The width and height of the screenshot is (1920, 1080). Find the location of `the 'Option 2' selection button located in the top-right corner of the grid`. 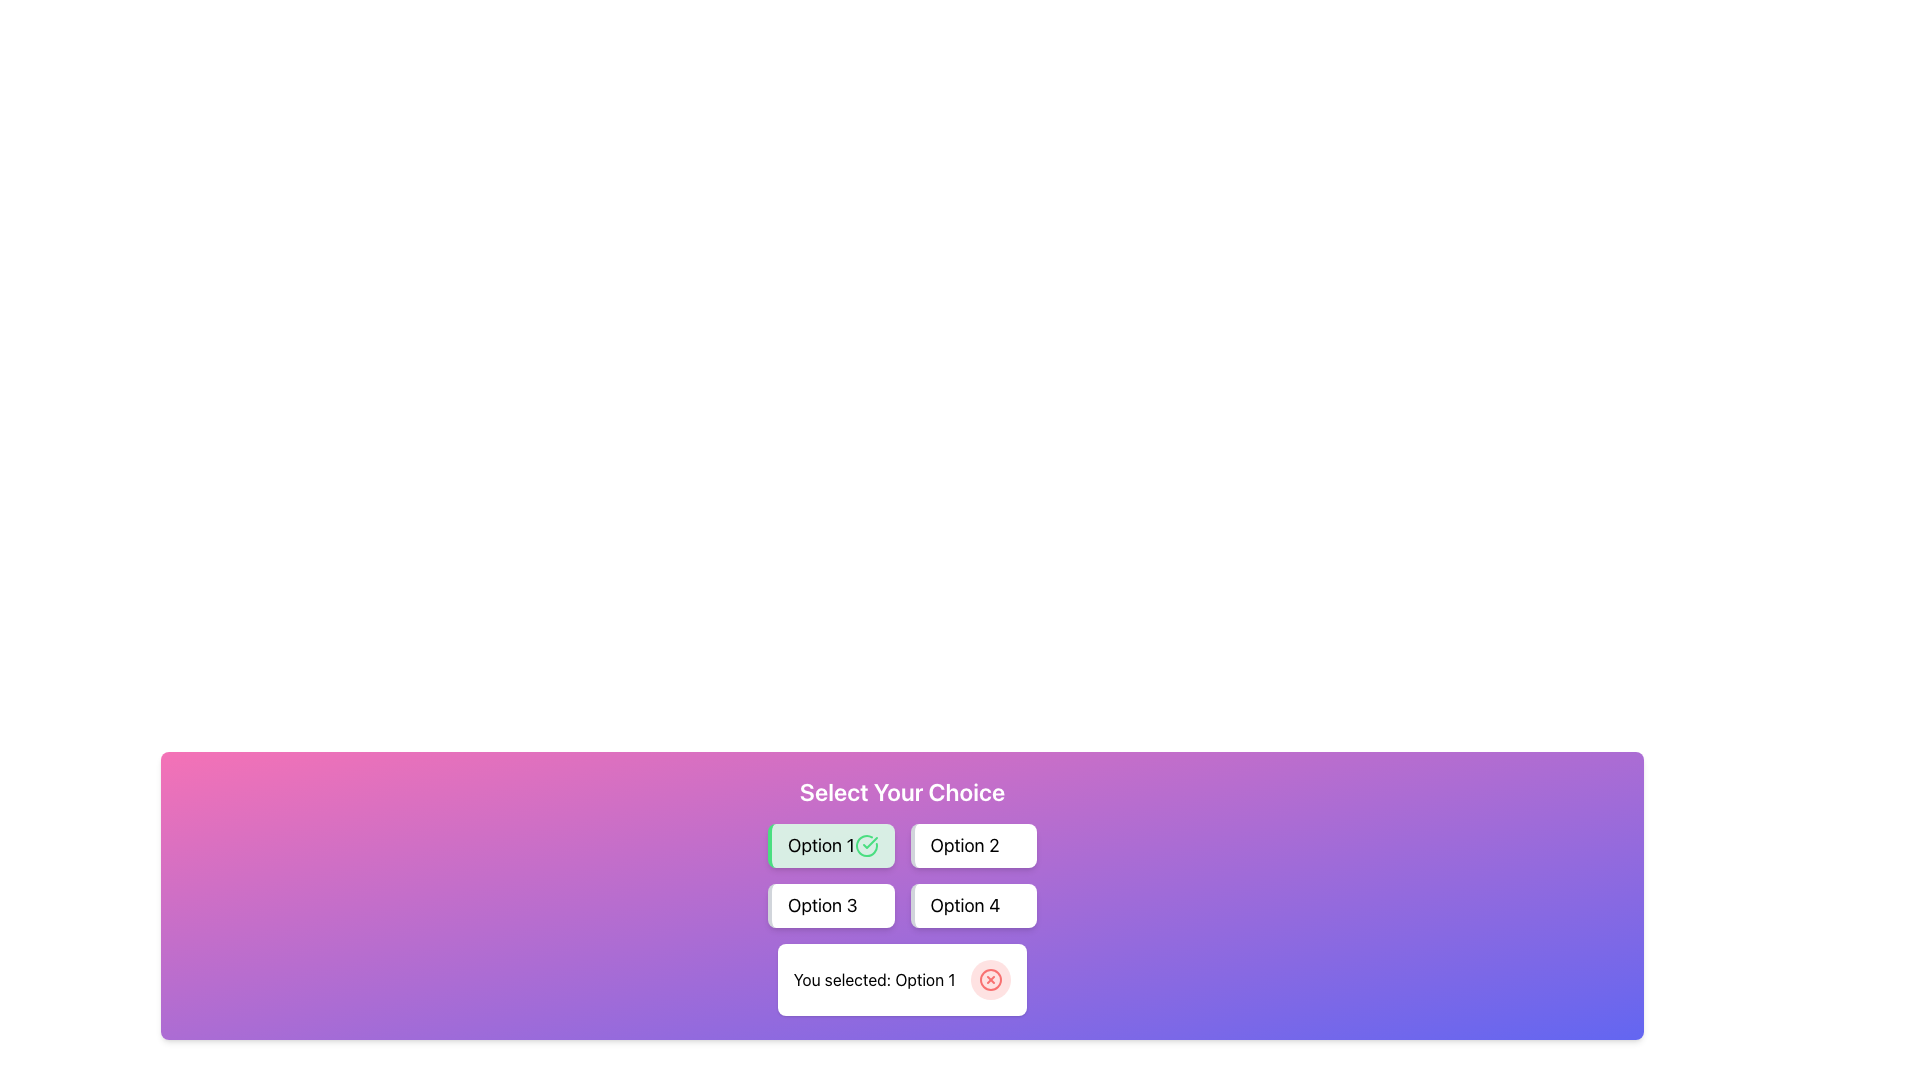

the 'Option 2' selection button located in the top-right corner of the grid is located at coordinates (973, 845).